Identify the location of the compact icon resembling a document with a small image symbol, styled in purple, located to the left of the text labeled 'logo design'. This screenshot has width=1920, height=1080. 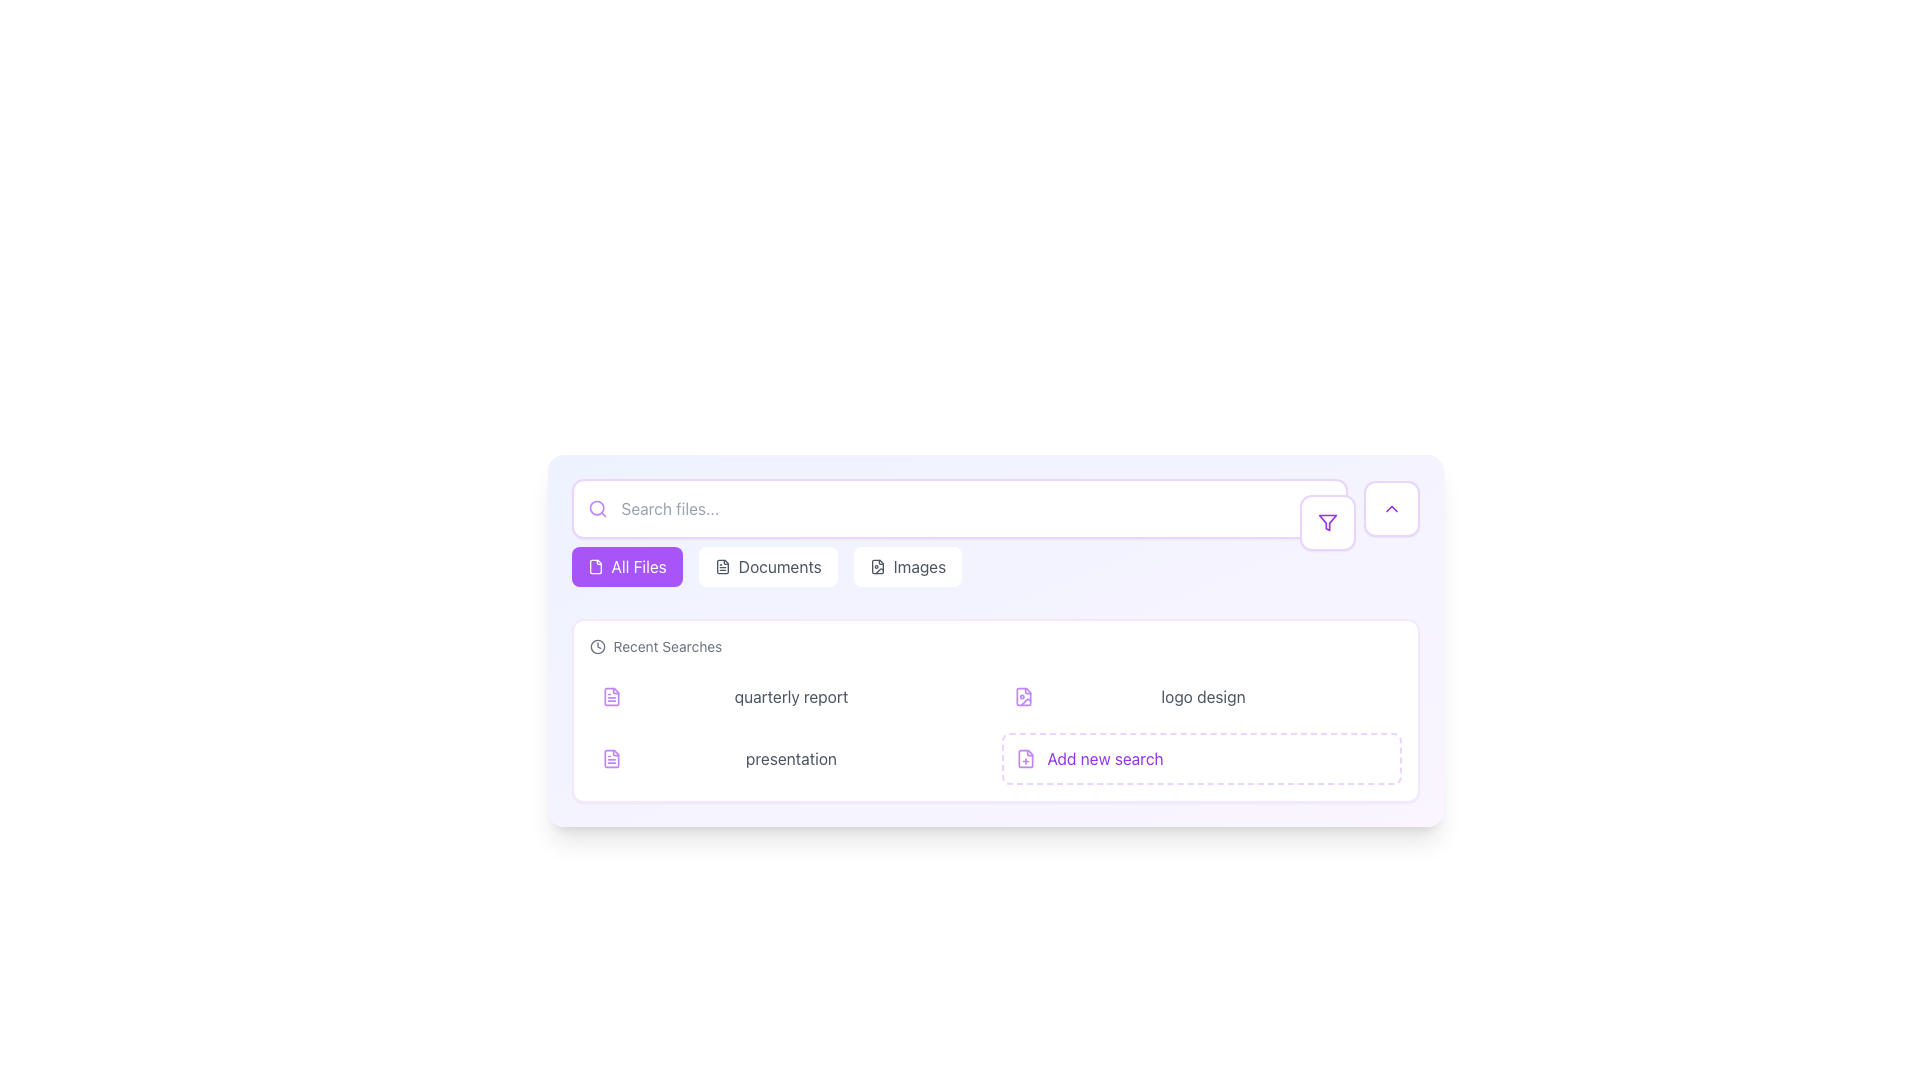
(1023, 696).